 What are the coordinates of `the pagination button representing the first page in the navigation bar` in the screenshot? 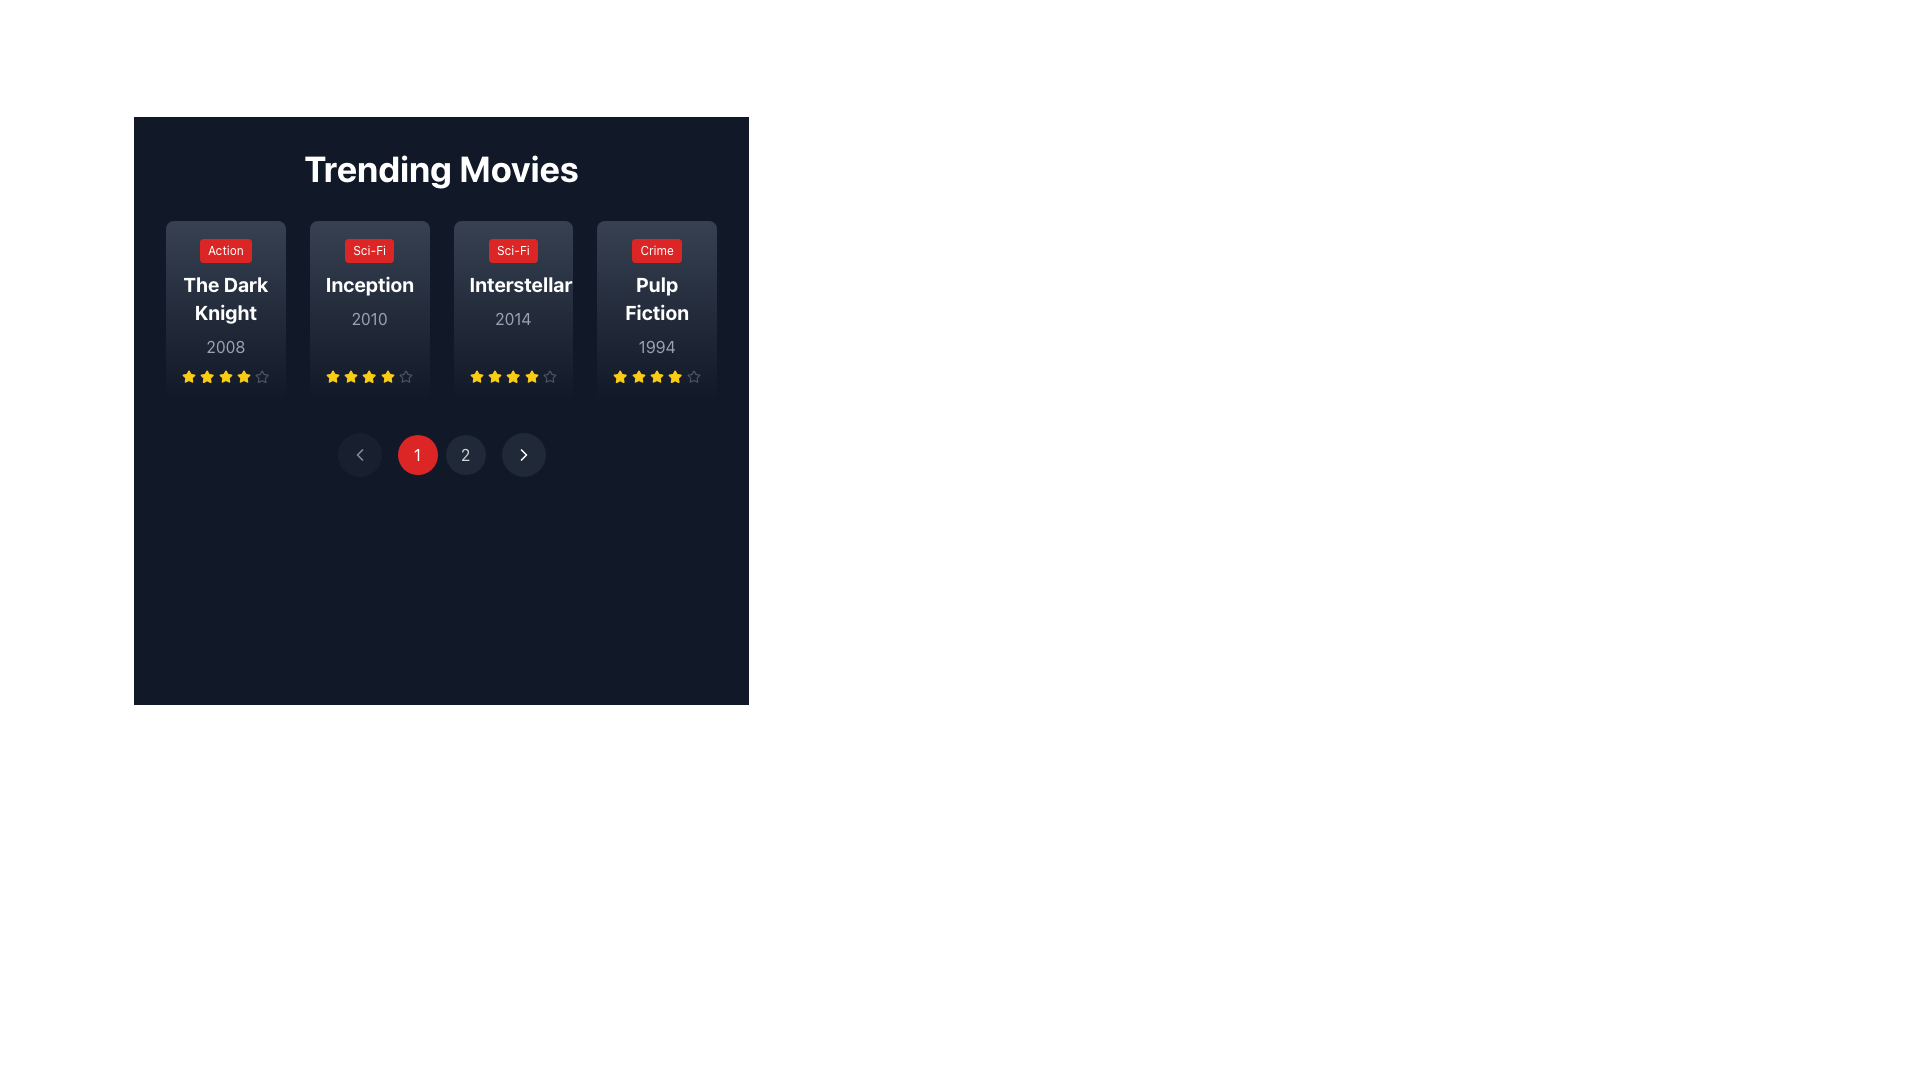 It's located at (440, 454).